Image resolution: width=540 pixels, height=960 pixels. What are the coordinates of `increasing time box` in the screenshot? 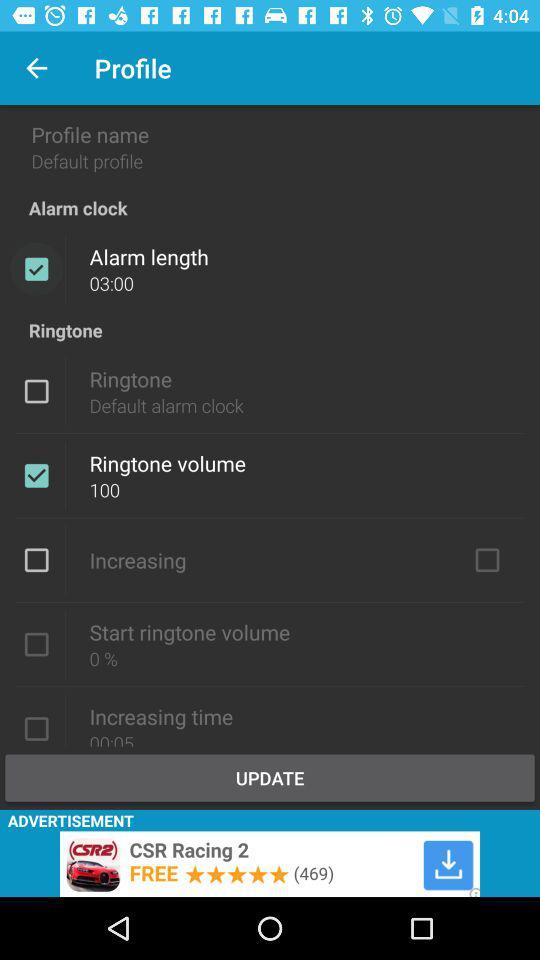 It's located at (36, 726).